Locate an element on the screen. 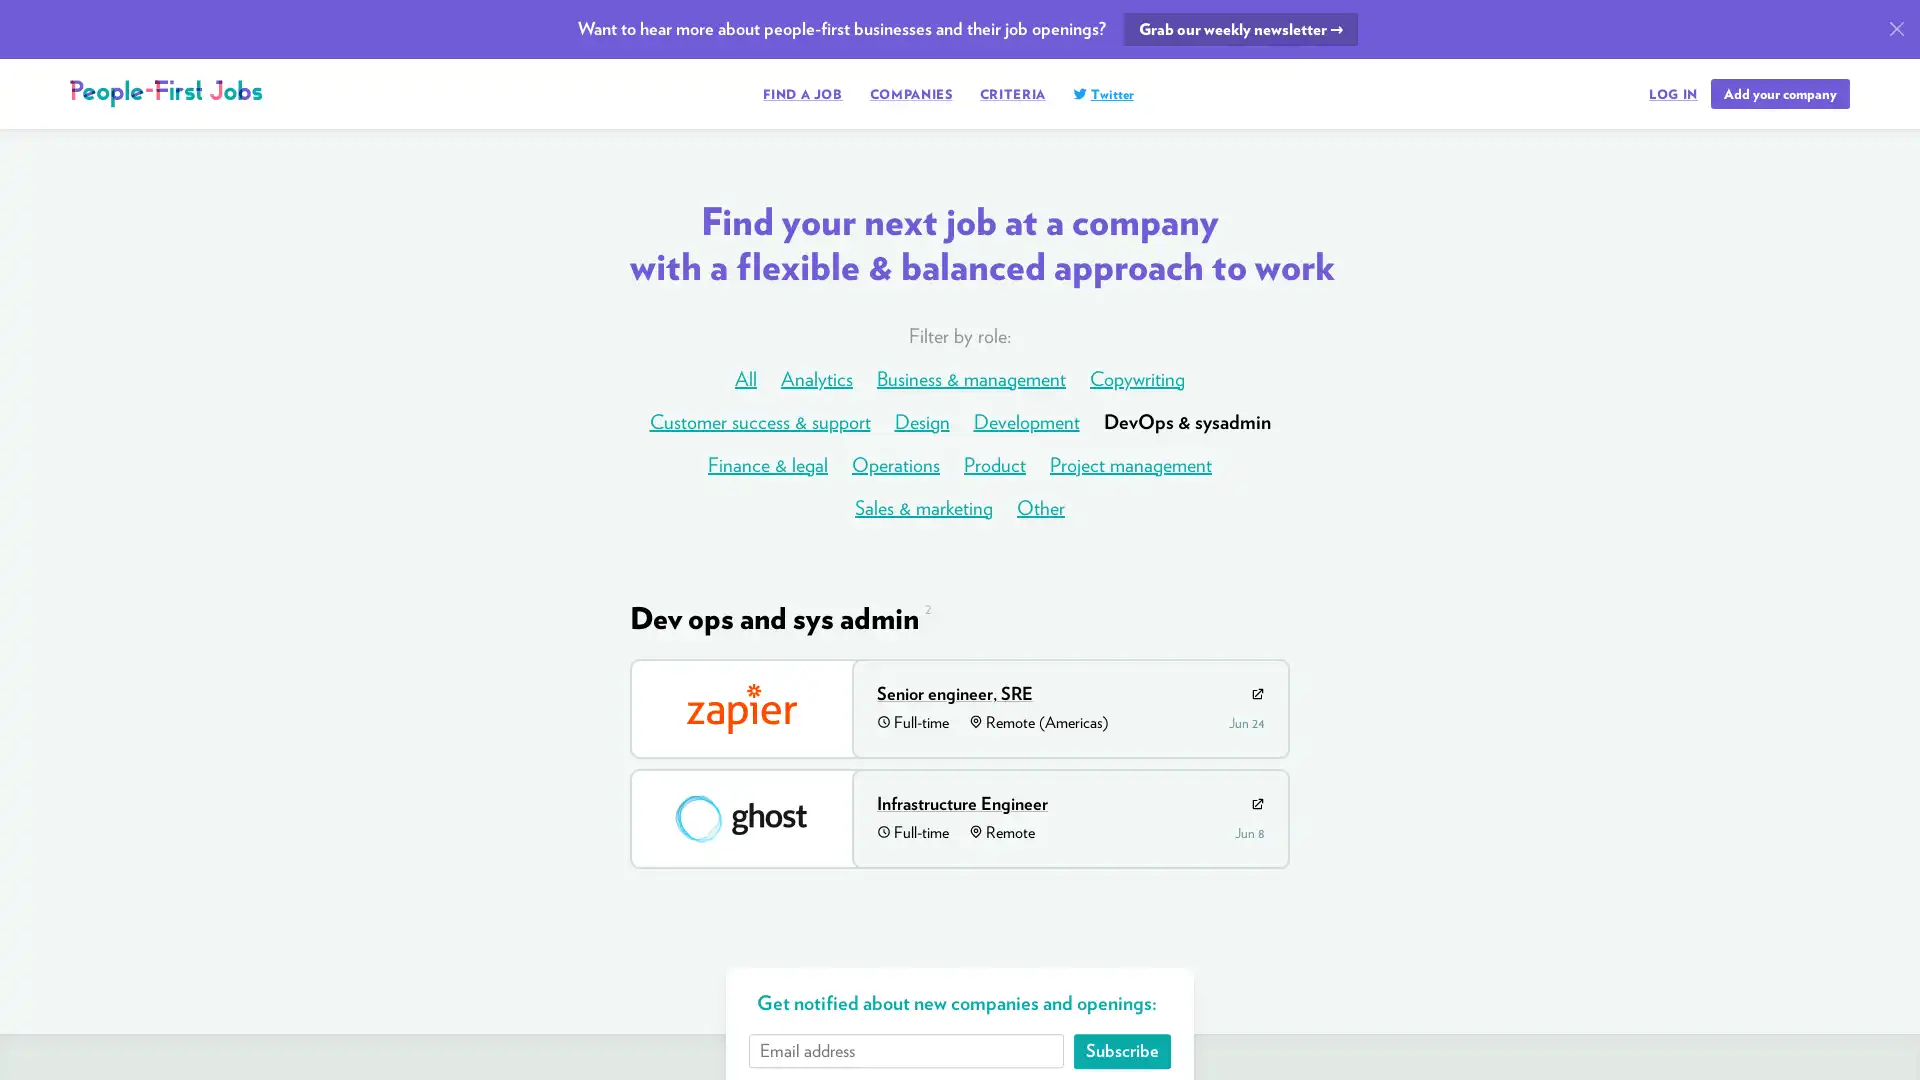 Image resolution: width=1920 pixels, height=1080 pixels. Subscribe is located at coordinates (1121, 1049).